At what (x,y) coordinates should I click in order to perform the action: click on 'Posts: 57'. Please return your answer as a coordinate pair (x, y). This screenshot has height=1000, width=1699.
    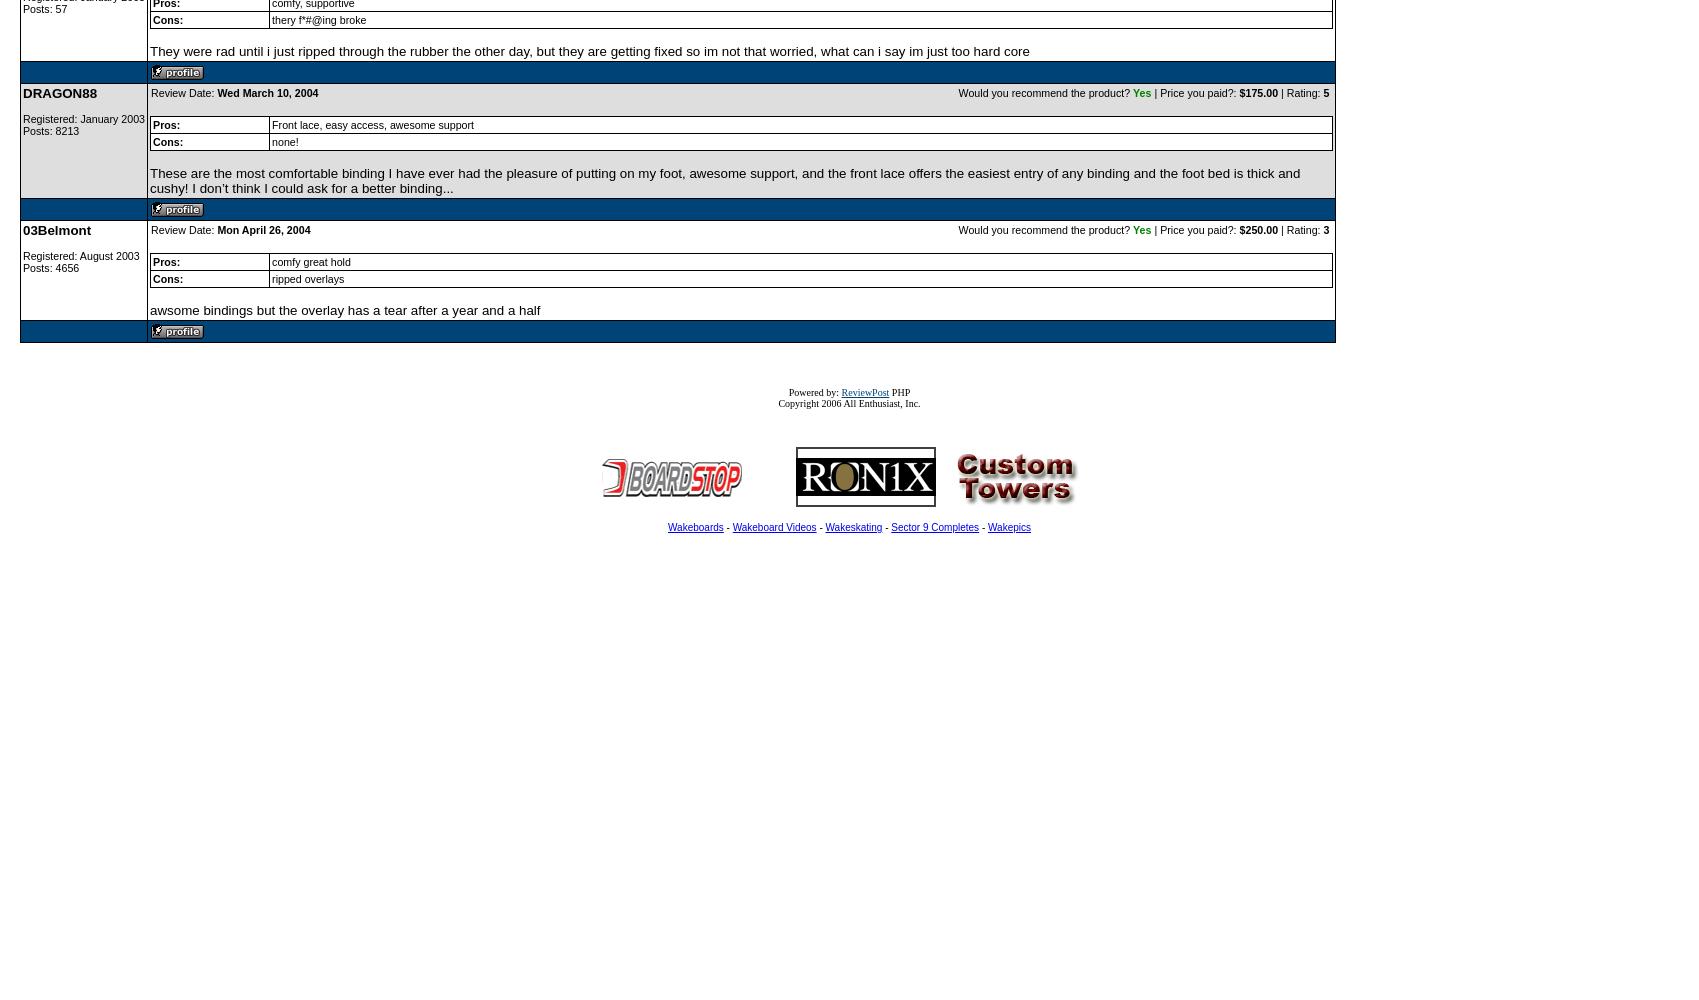
    Looking at the image, I should click on (22, 9).